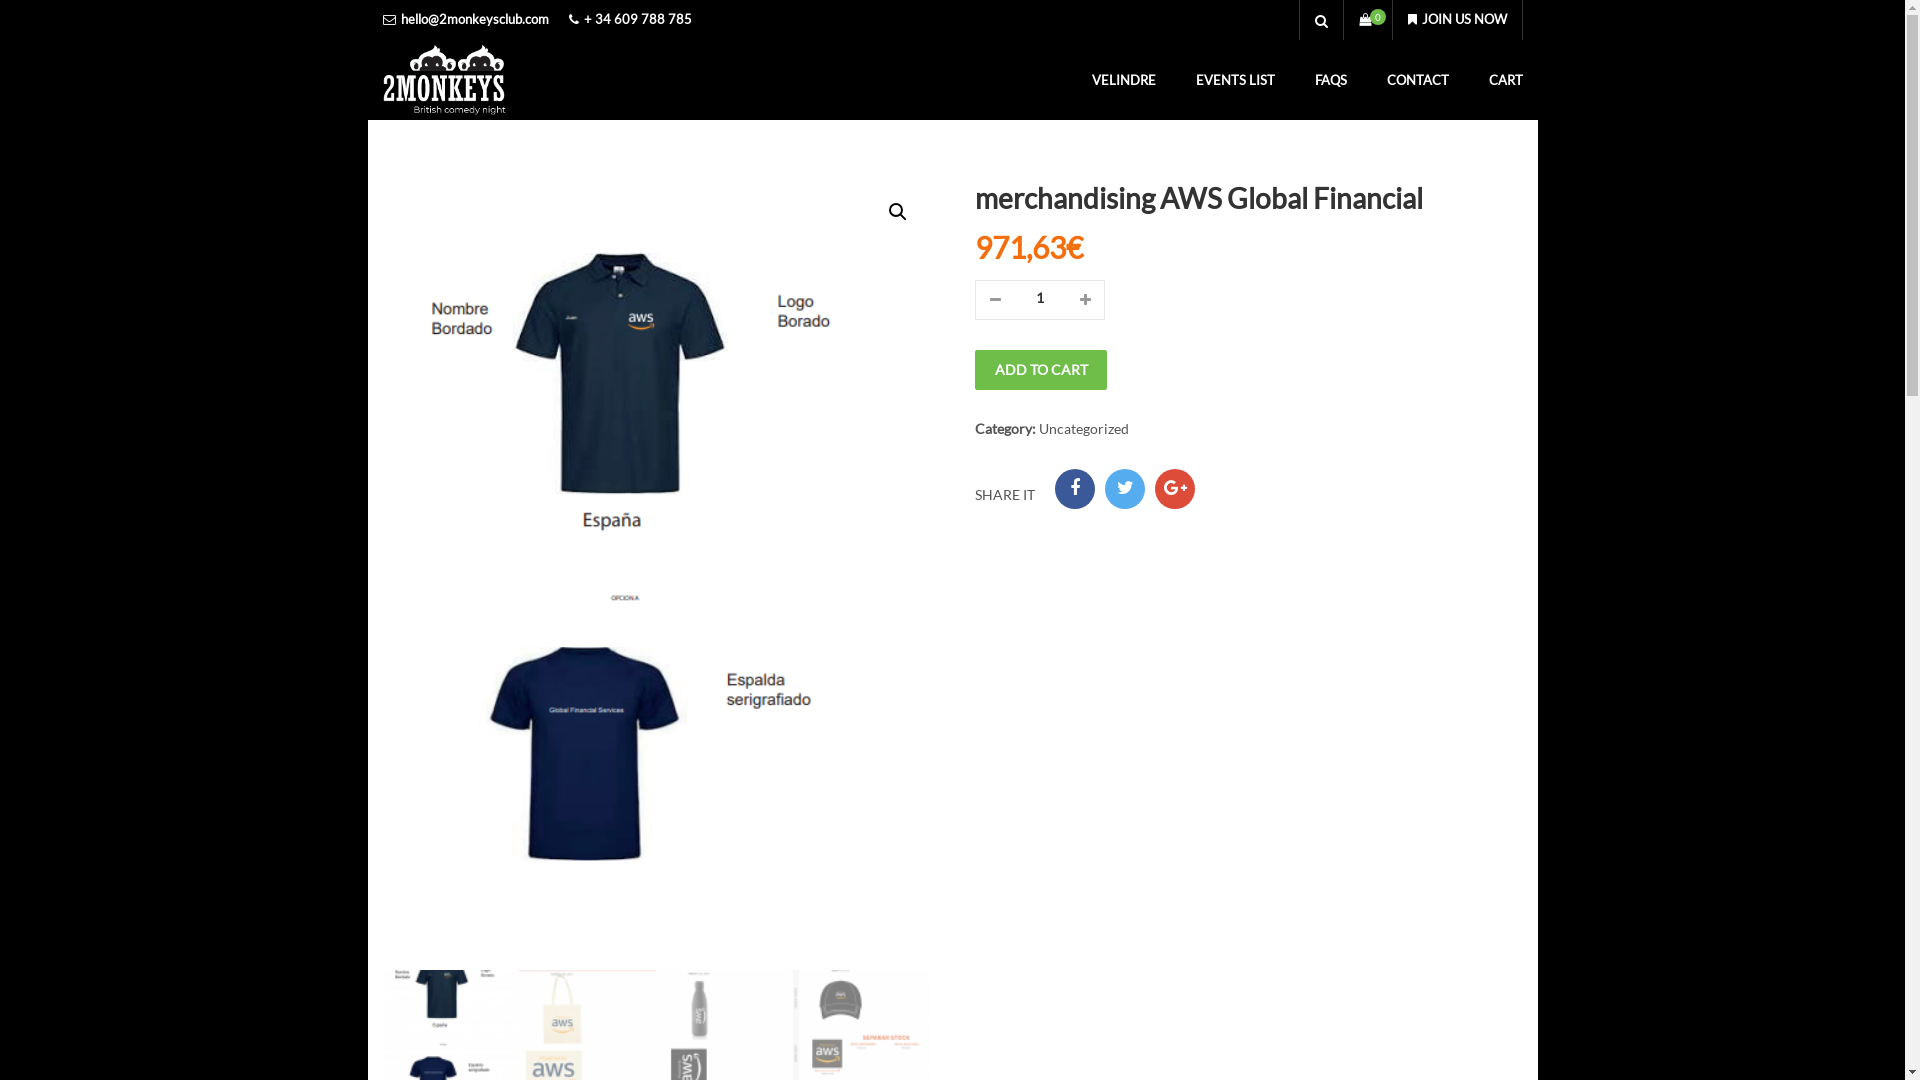 The height and width of the screenshot is (1080, 1920). Describe the element at coordinates (1083, 427) in the screenshot. I see `'Uncategorized'` at that location.